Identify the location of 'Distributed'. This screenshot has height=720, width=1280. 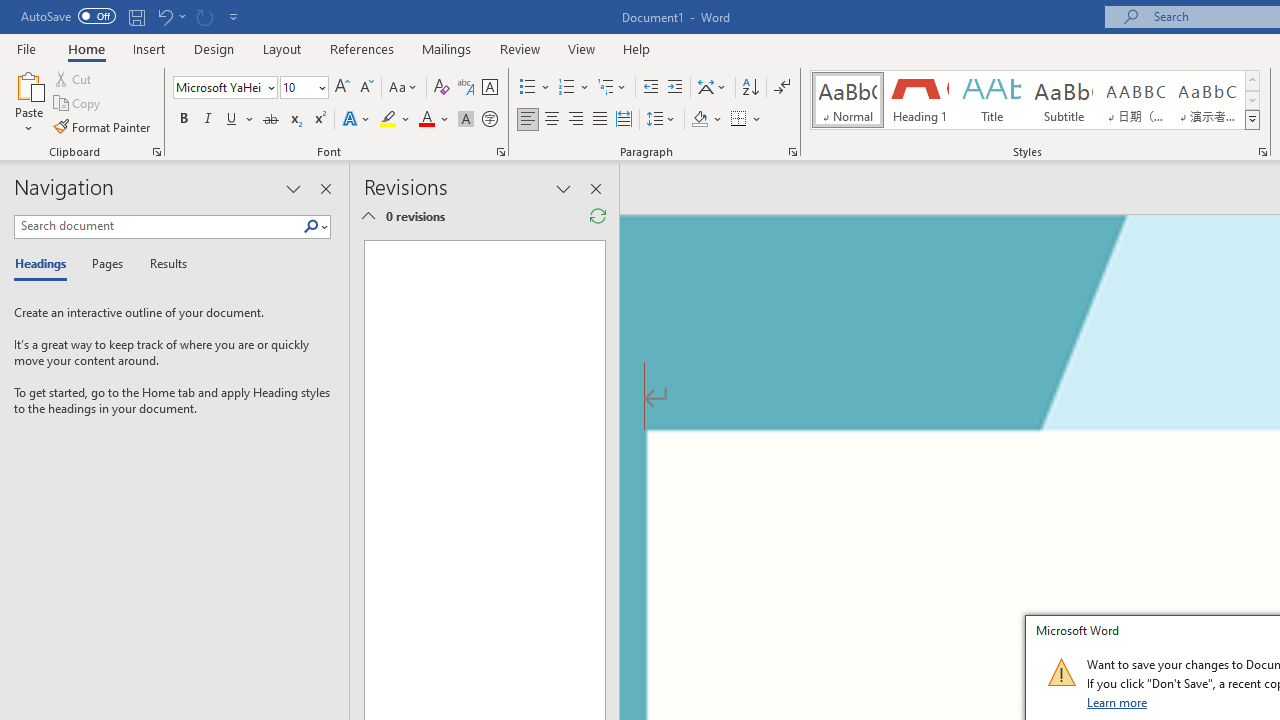
(623, 119).